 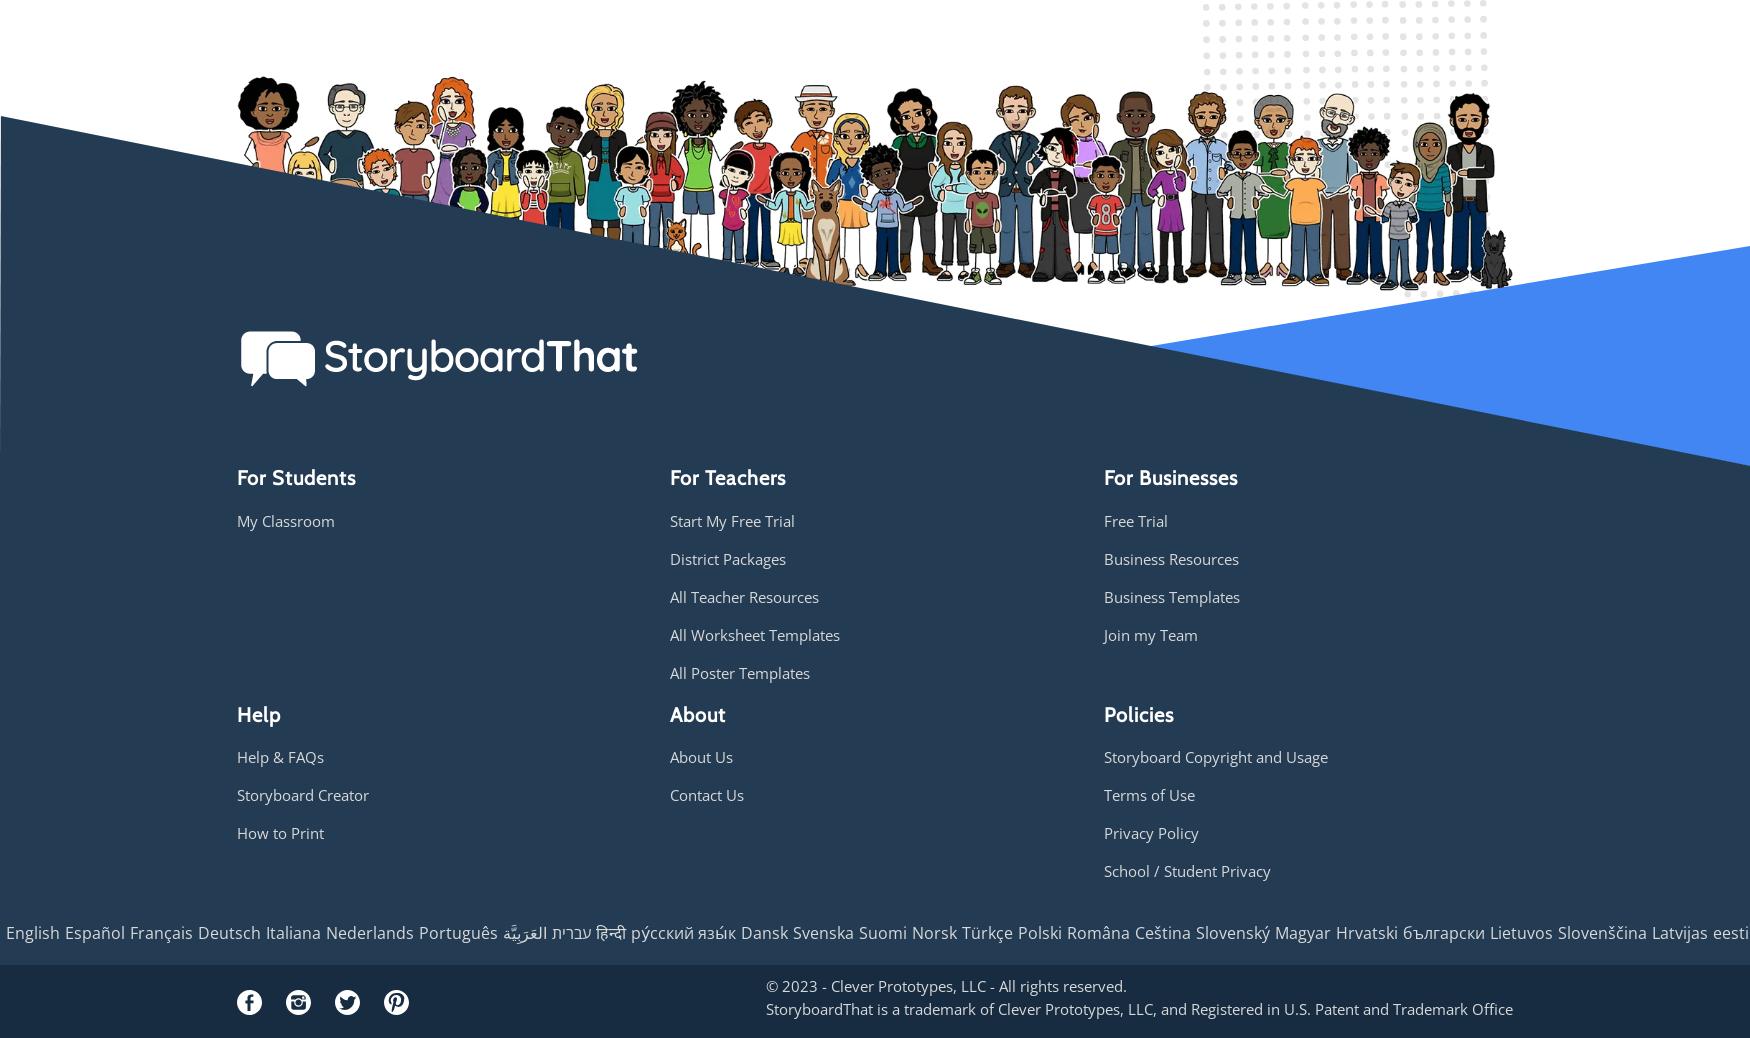 I want to click on 'Slovenščina', so click(x=1602, y=932).